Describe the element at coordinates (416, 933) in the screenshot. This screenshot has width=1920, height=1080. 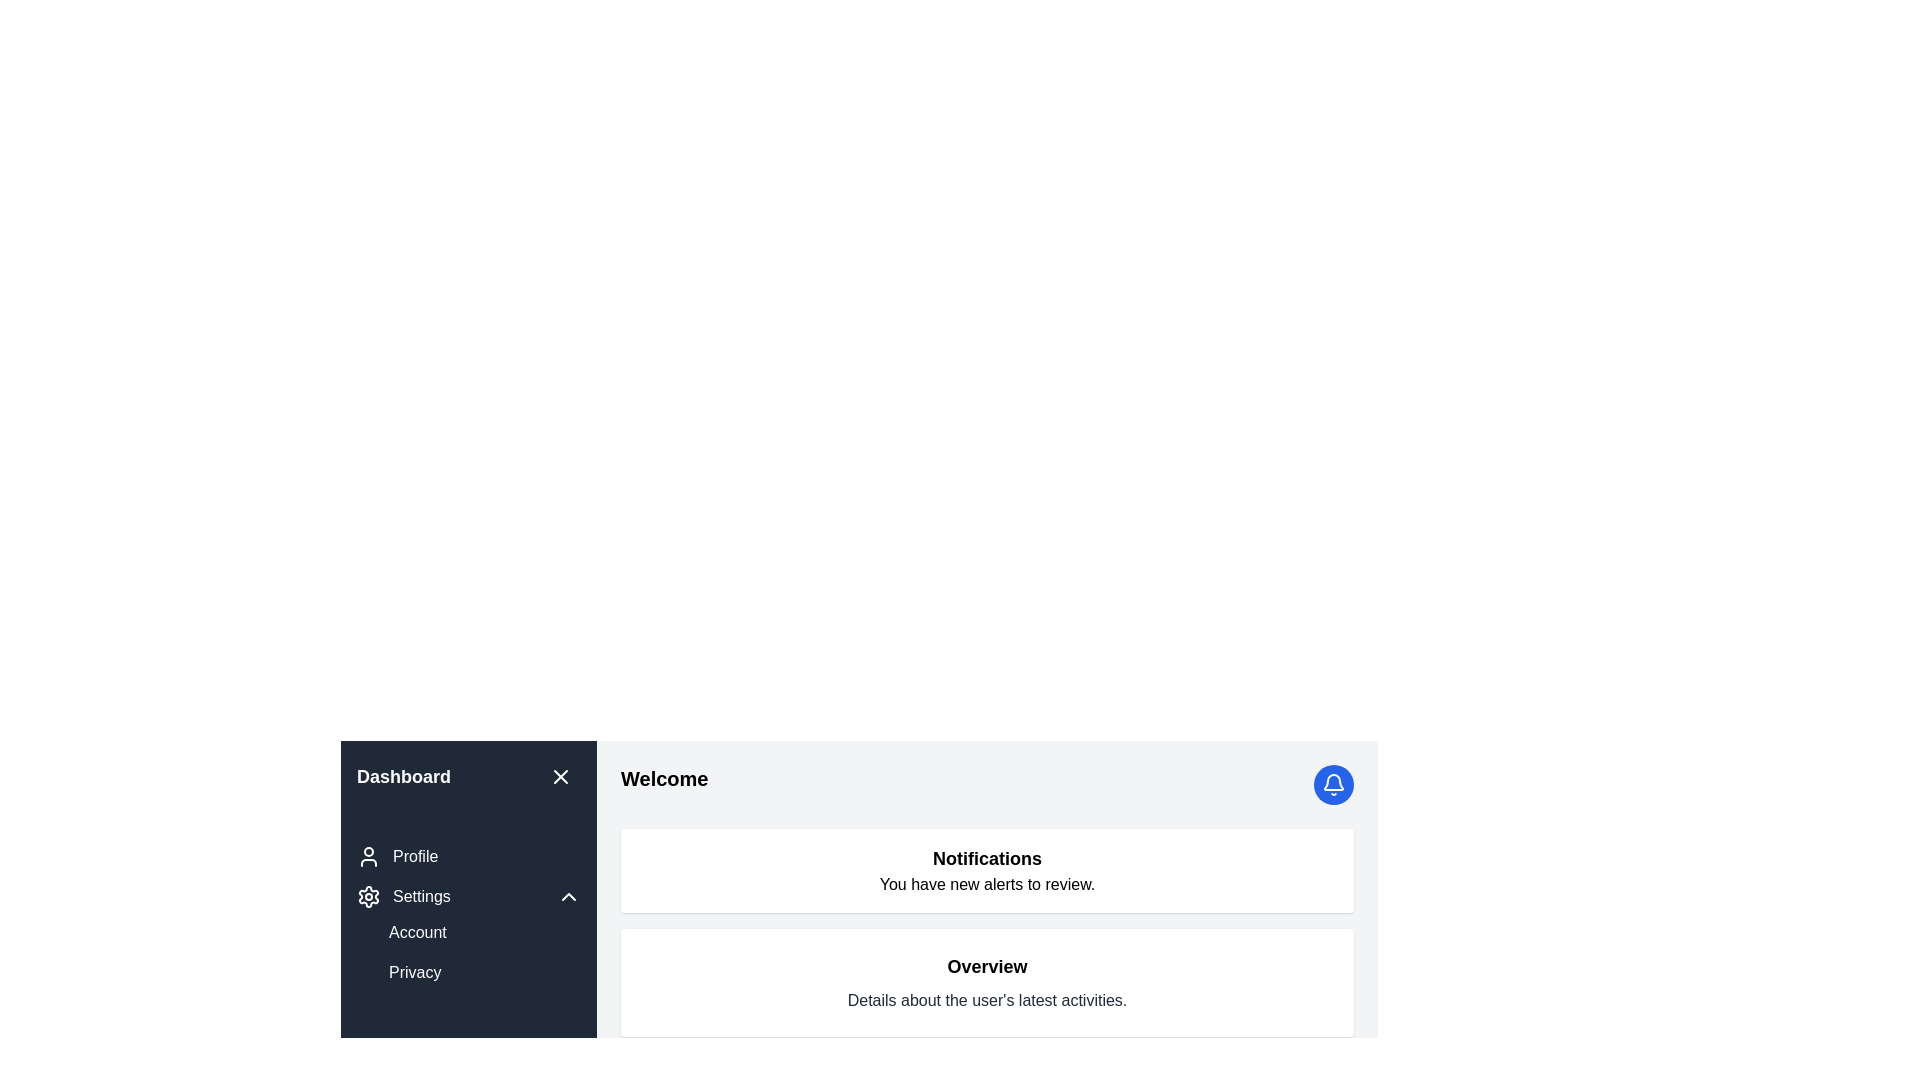
I see `the 'Account' button located in the vertical navigation menu at the top-left corner of the application` at that location.